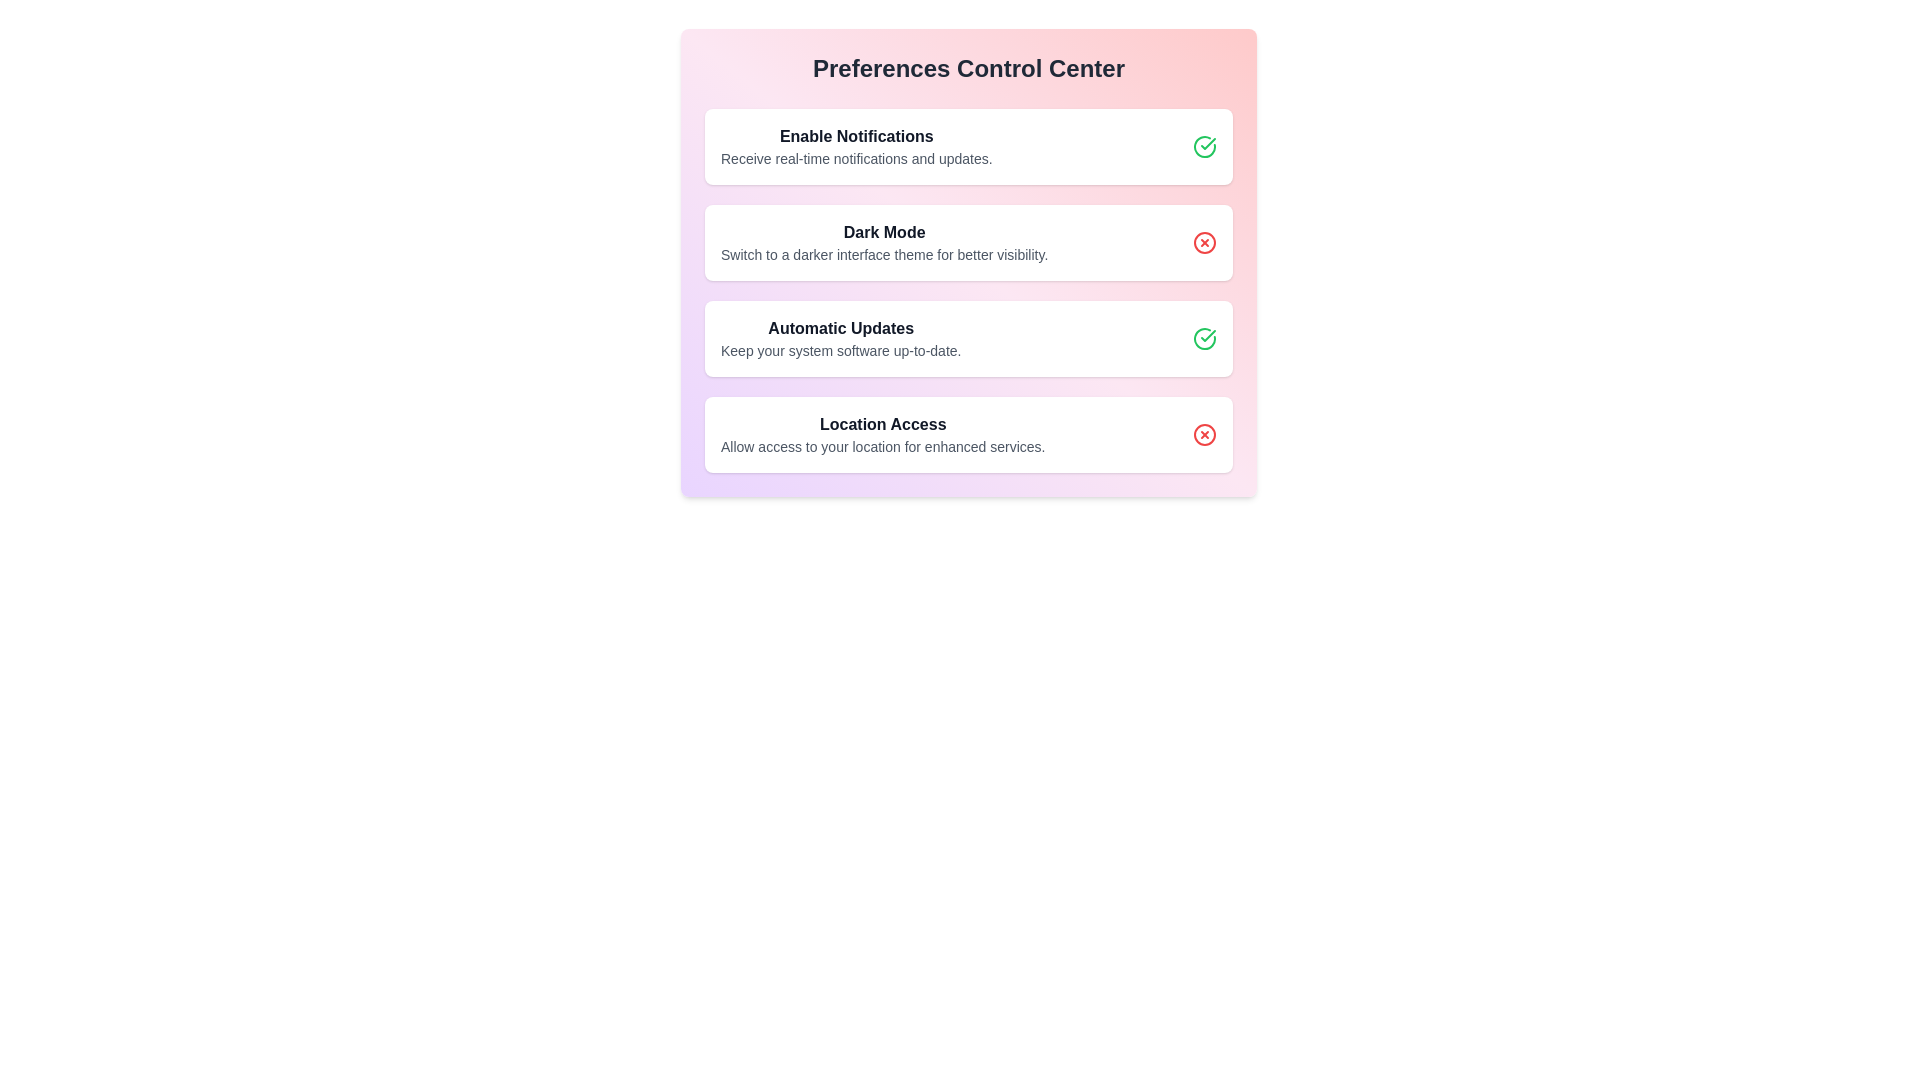  What do you see at coordinates (1203, 145) in the screenshot?
I see `the icon at the right end of the first list item under 'Preferences Control Center'` at bounding box center [1203, 145].